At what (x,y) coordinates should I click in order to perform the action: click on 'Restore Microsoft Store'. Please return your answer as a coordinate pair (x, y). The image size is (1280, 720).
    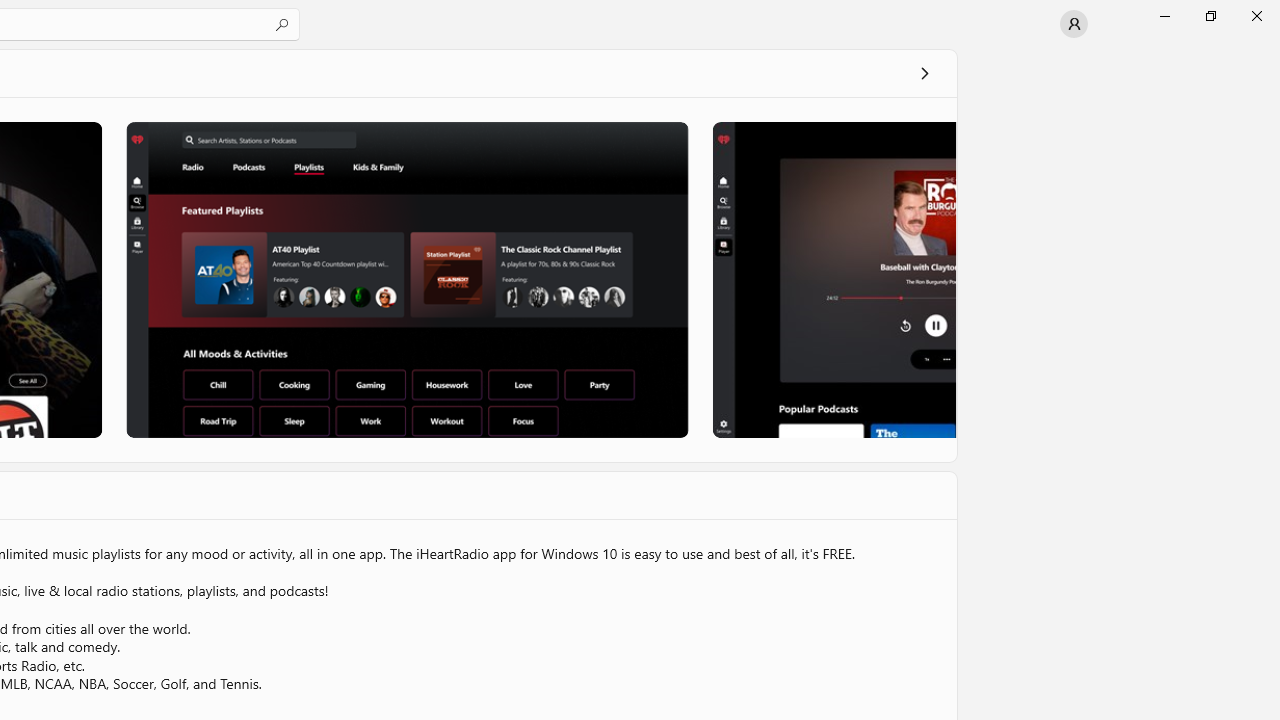
    Looking at the image, I should click on (1209, 15).